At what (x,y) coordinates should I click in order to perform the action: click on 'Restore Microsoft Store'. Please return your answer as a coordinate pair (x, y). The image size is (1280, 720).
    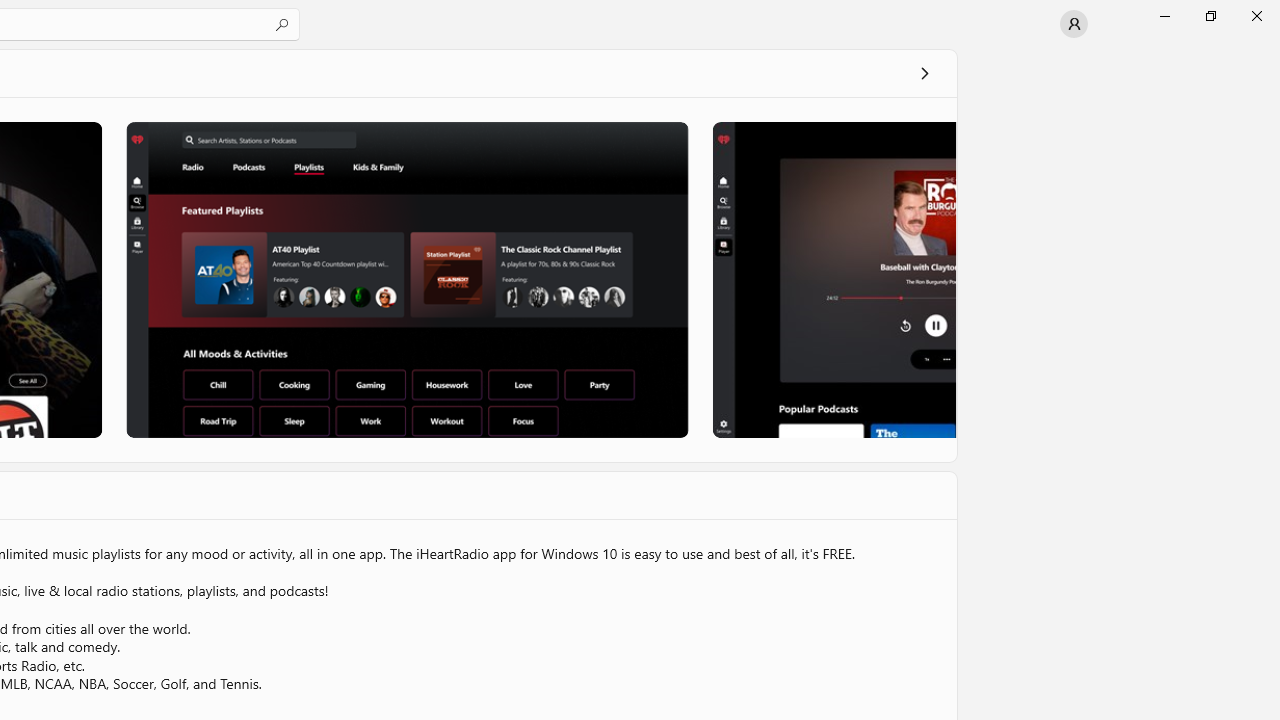
    Looking at the image, I should click on (1209, 15).